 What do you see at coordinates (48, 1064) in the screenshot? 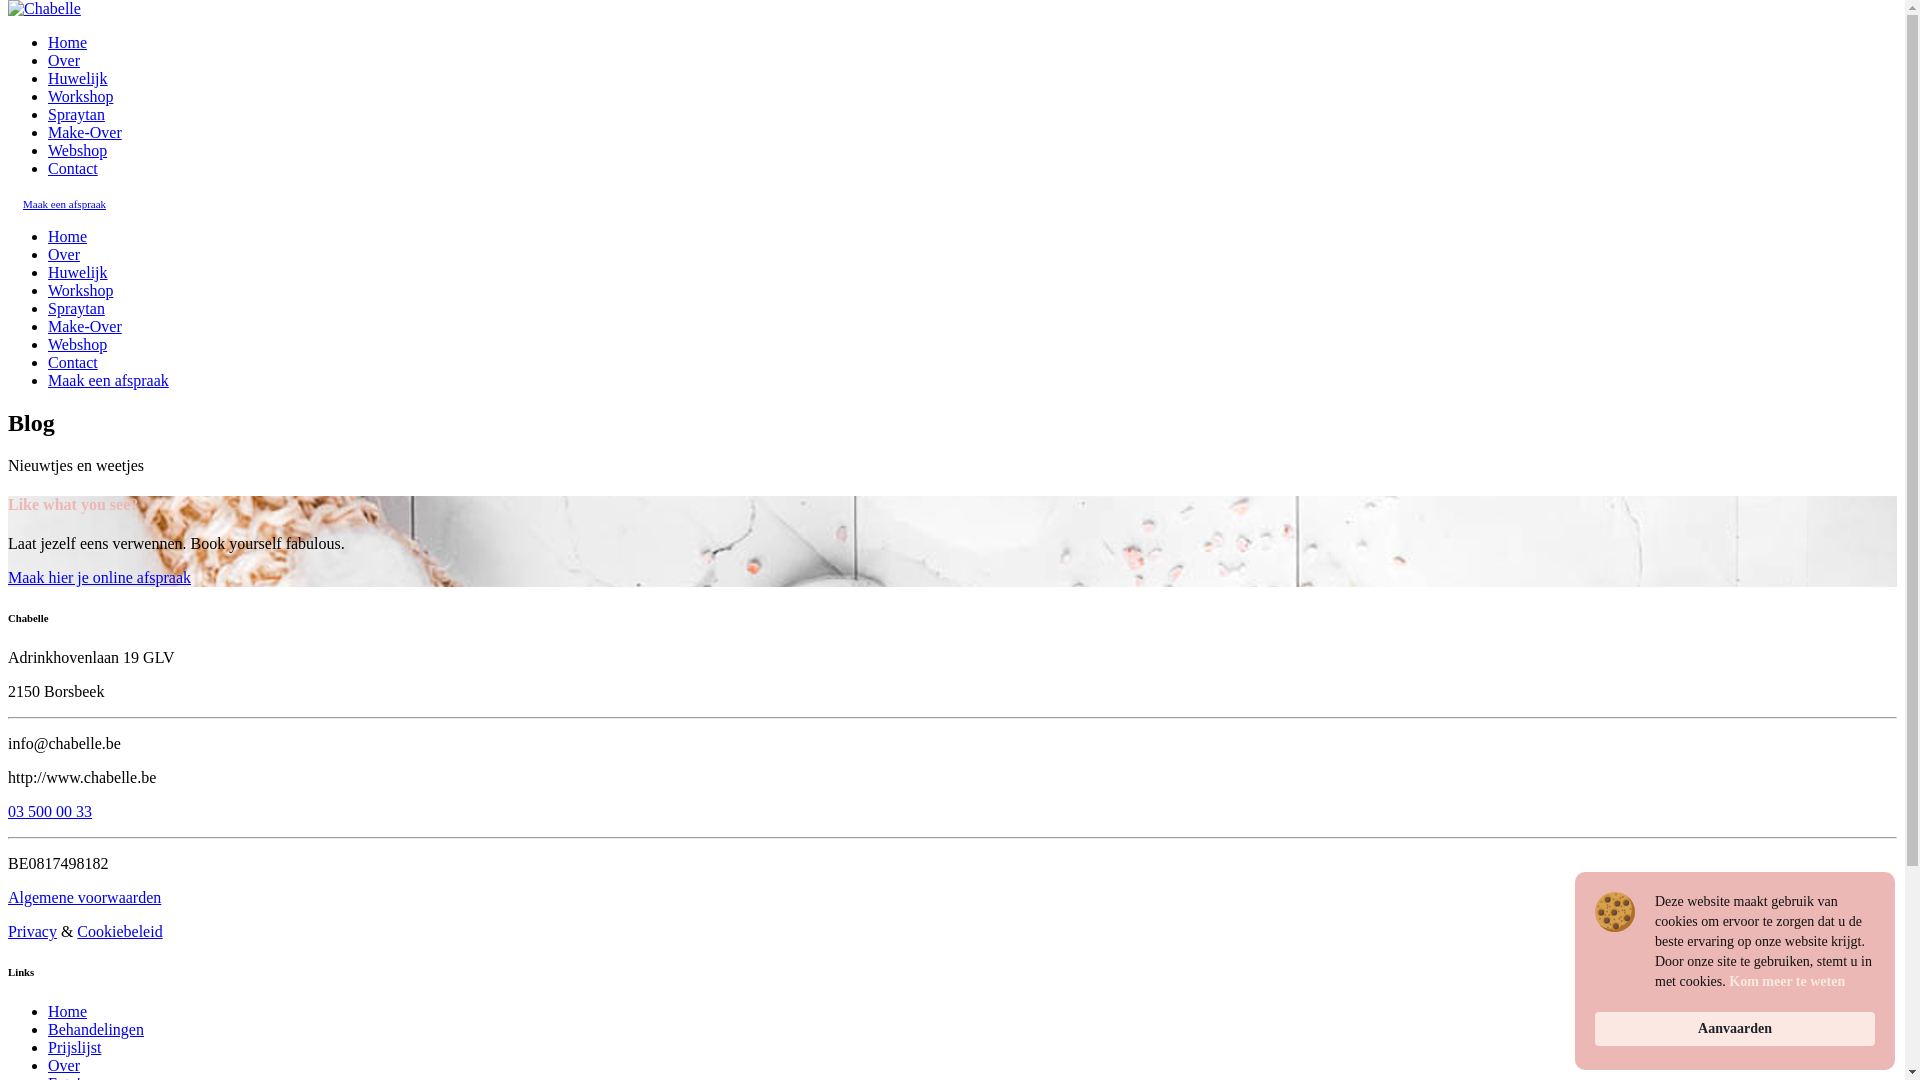
I see `'Over'` at bounding box center [48, 1064].